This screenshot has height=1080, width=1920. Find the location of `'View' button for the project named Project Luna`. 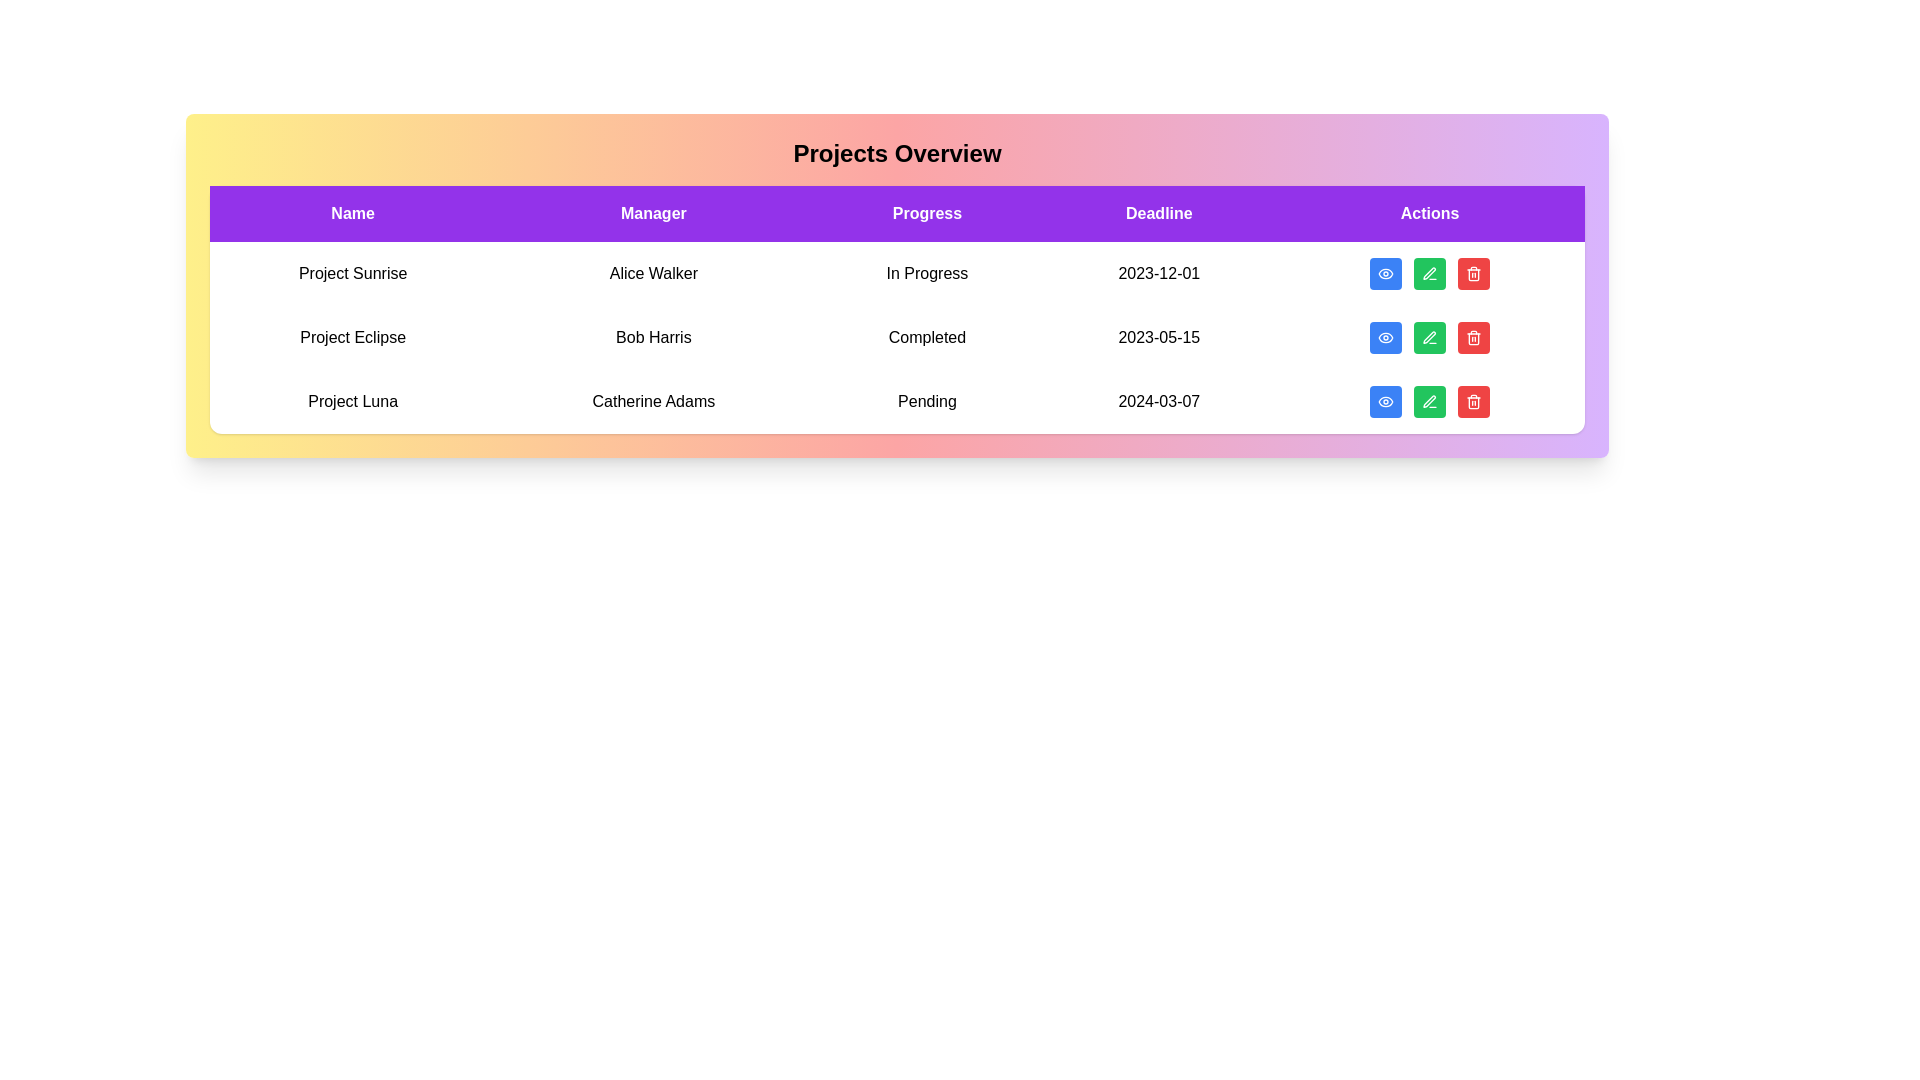

'View' button for the project named Project Luna is located at coordinates (1385, 401).